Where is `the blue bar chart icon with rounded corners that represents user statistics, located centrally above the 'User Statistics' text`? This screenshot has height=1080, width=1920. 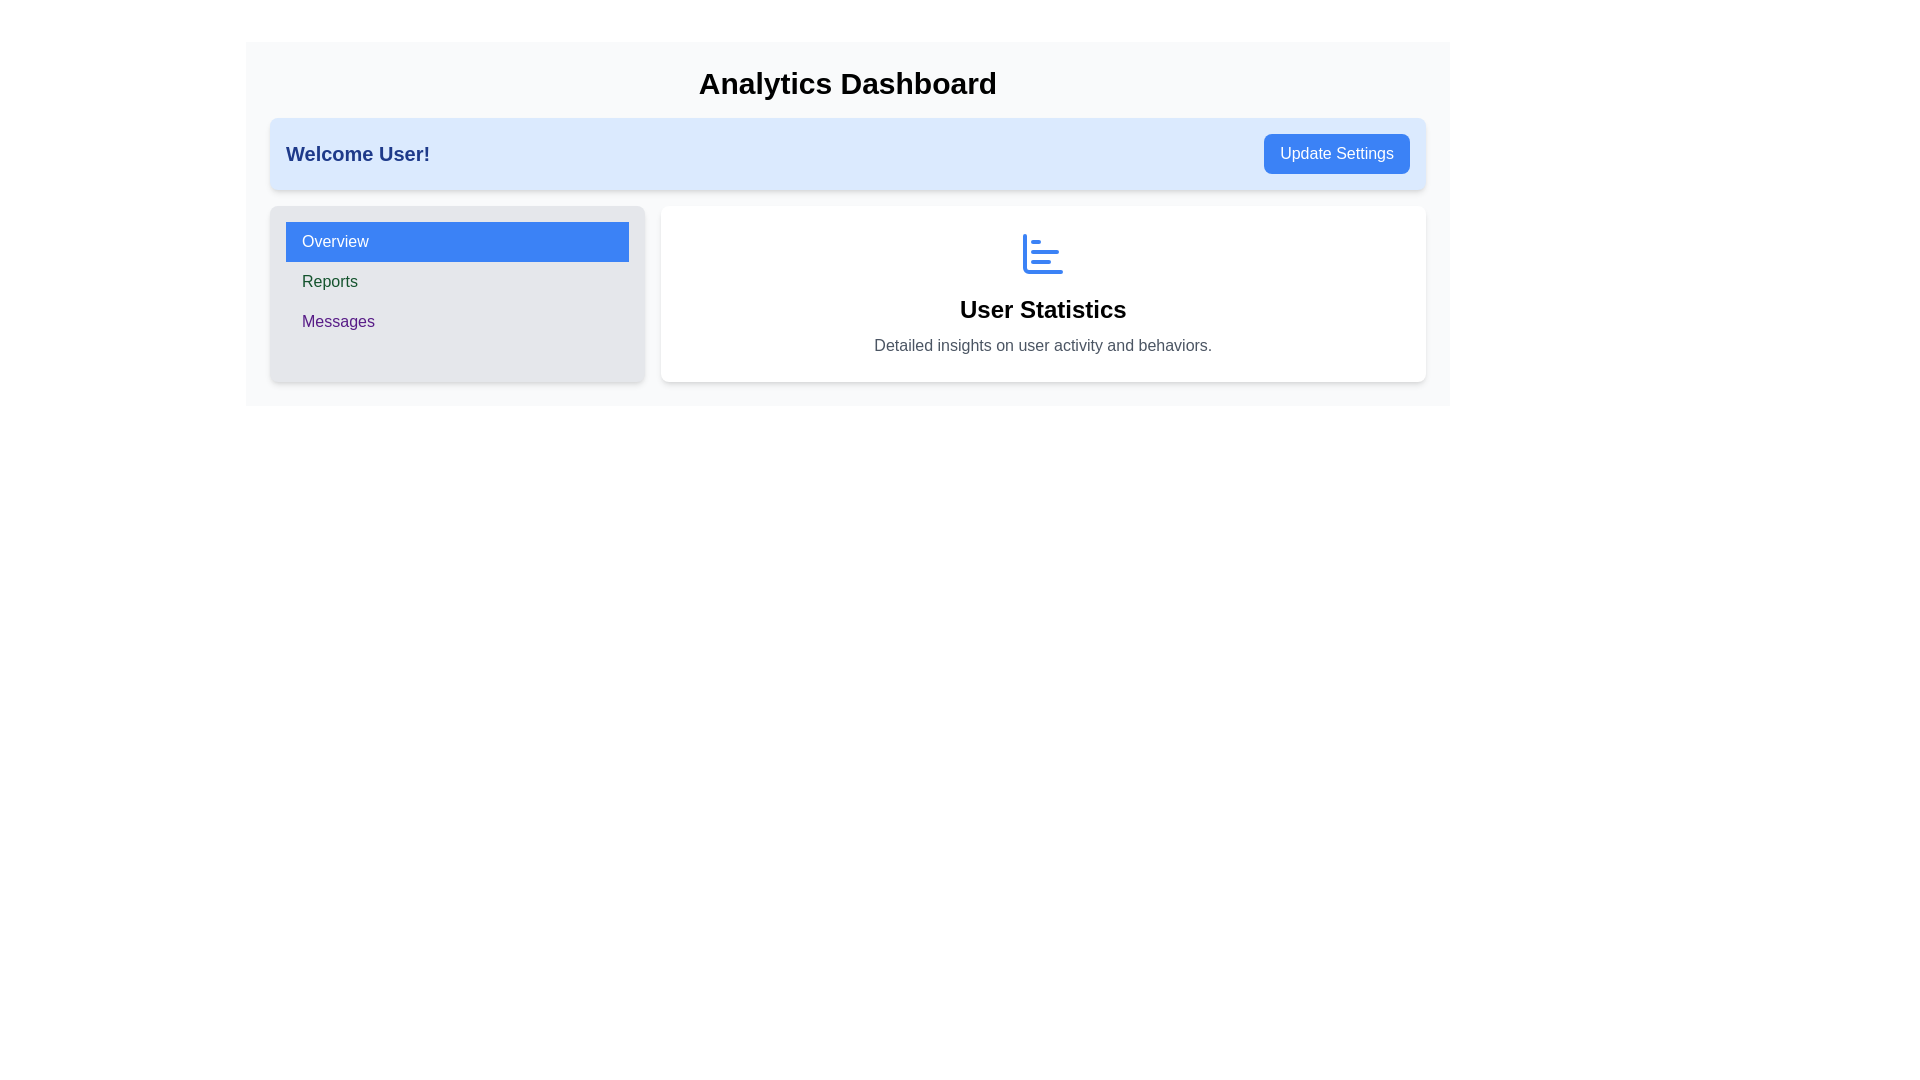
the blue bar chart icon with rounded corners that represents user statistics, located centrally above the 'User Statistics' text is located at coordinates (1042, 253).